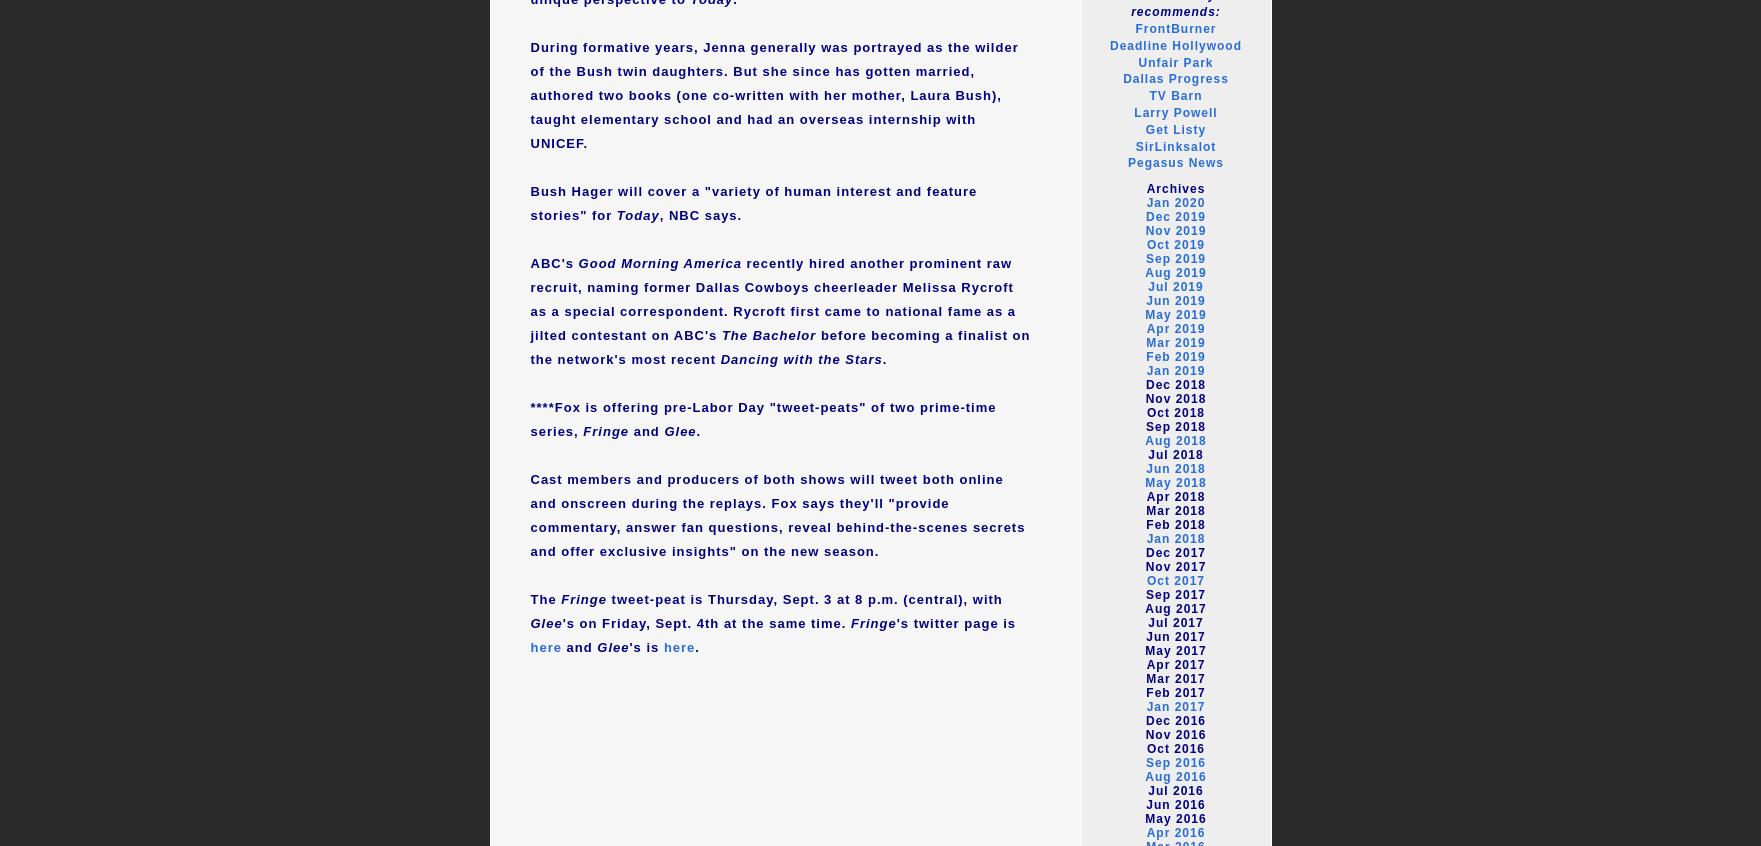 The height and width of the screenshot is (846, 1761). Describe the element at coordinates (1175, 468) in the screenshot. I see `'Jun 2018'` at that location.